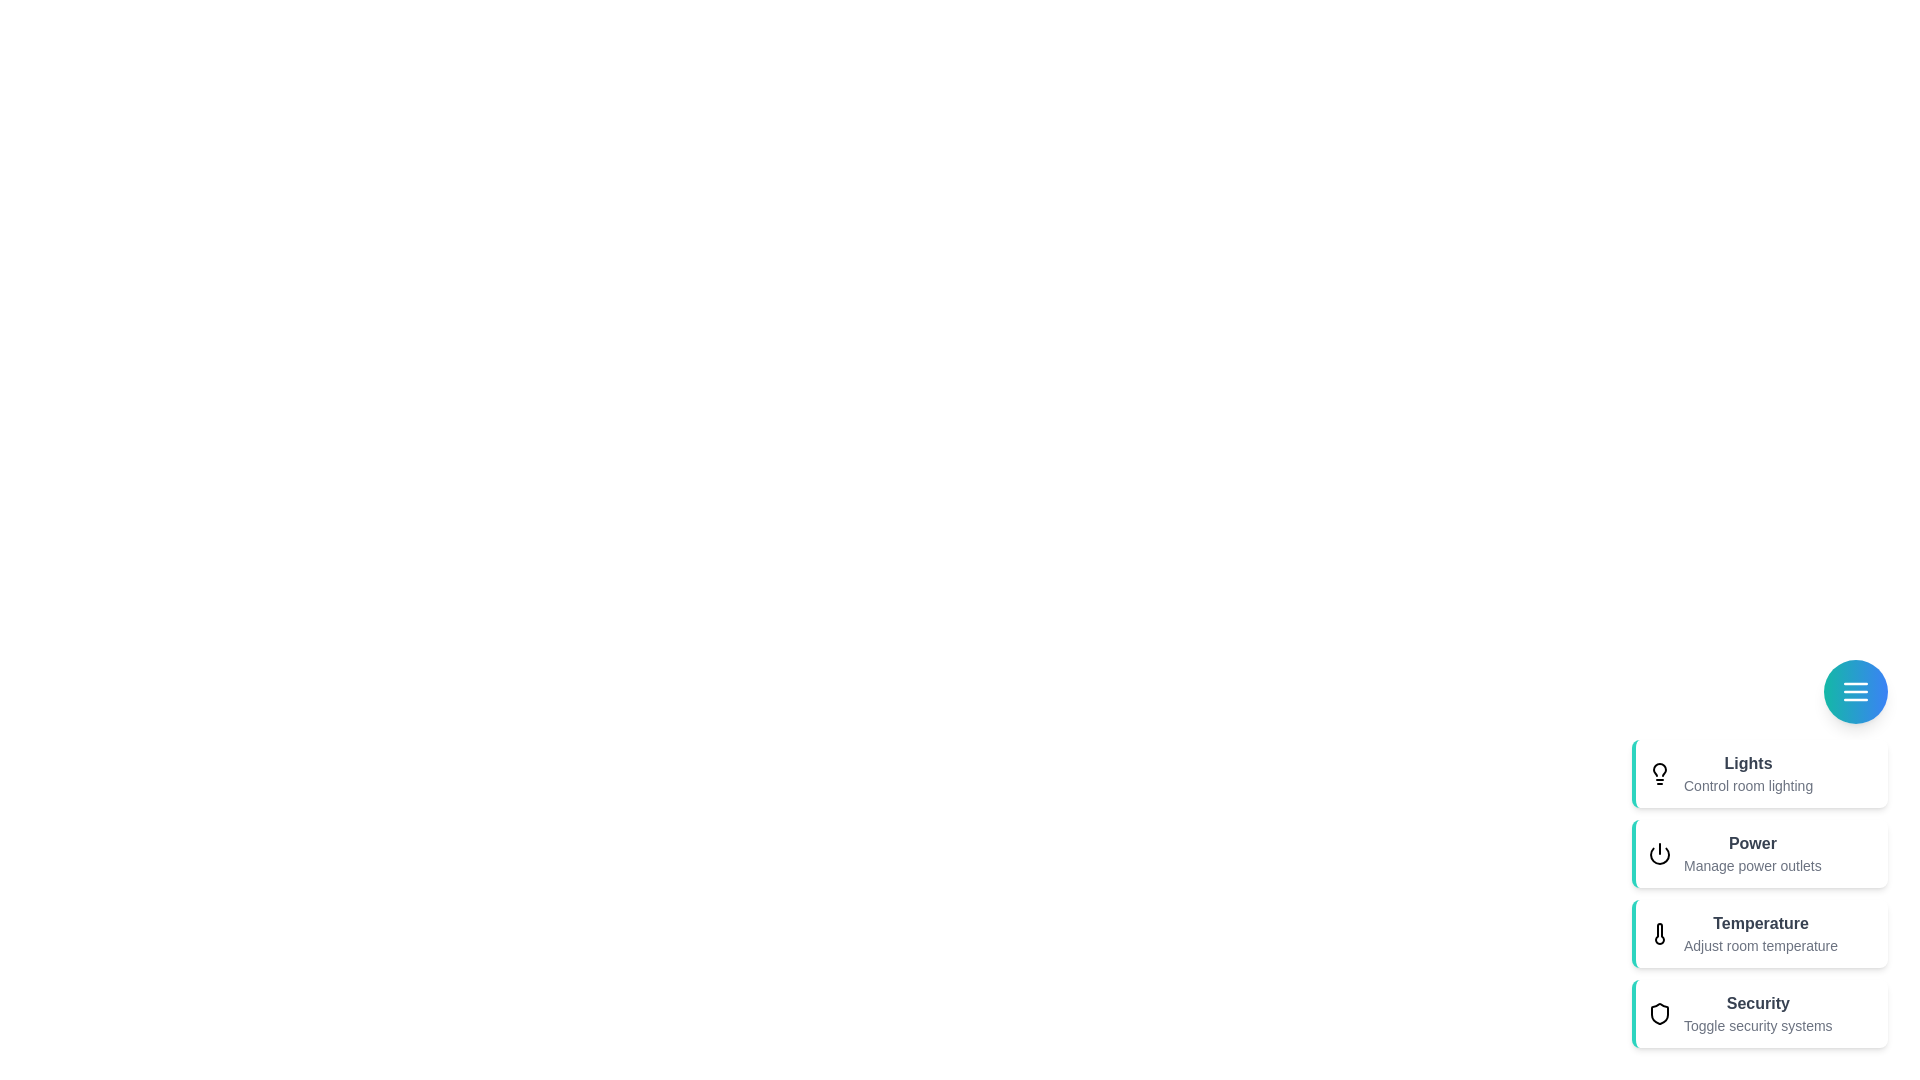 The image size is (1920, 1080). I want to click on the Temperature action from the menu, so click(1760, 933).